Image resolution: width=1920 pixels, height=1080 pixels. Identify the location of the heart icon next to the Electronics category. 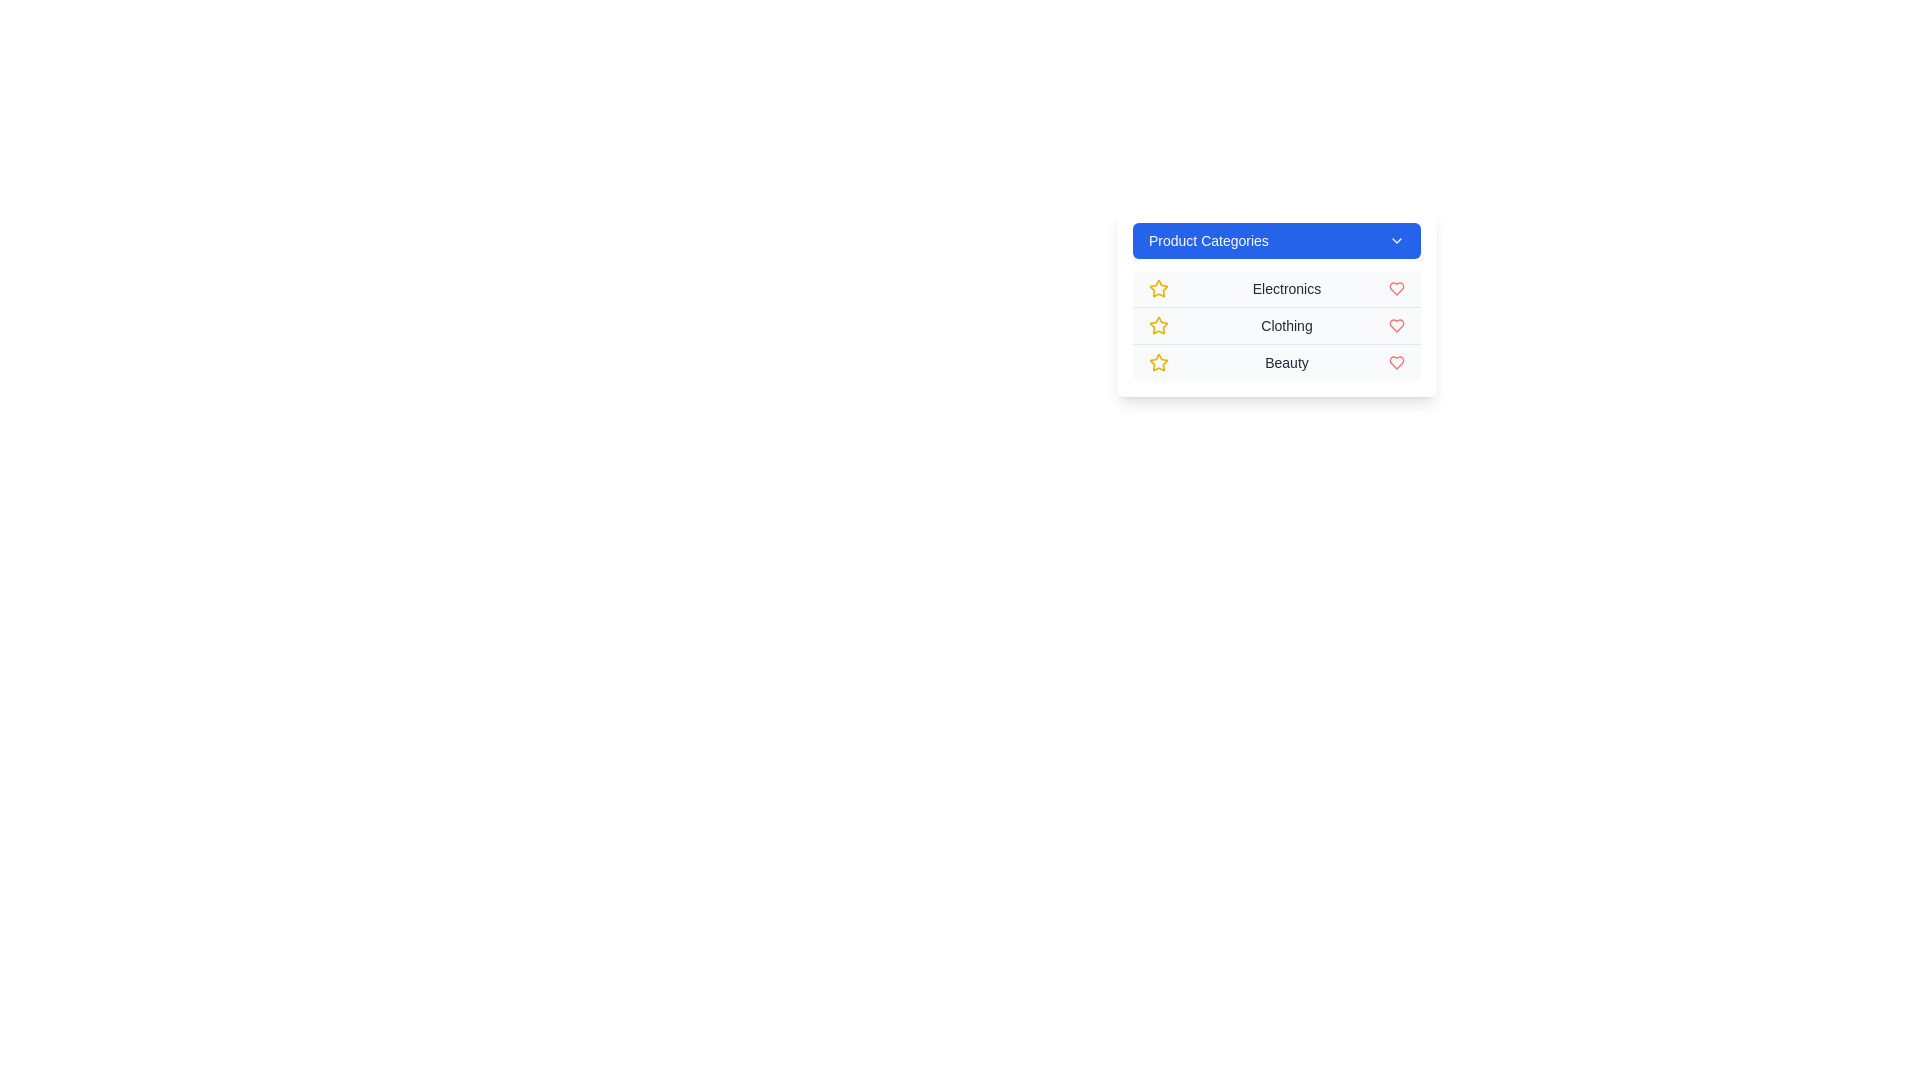
(1395, 289).